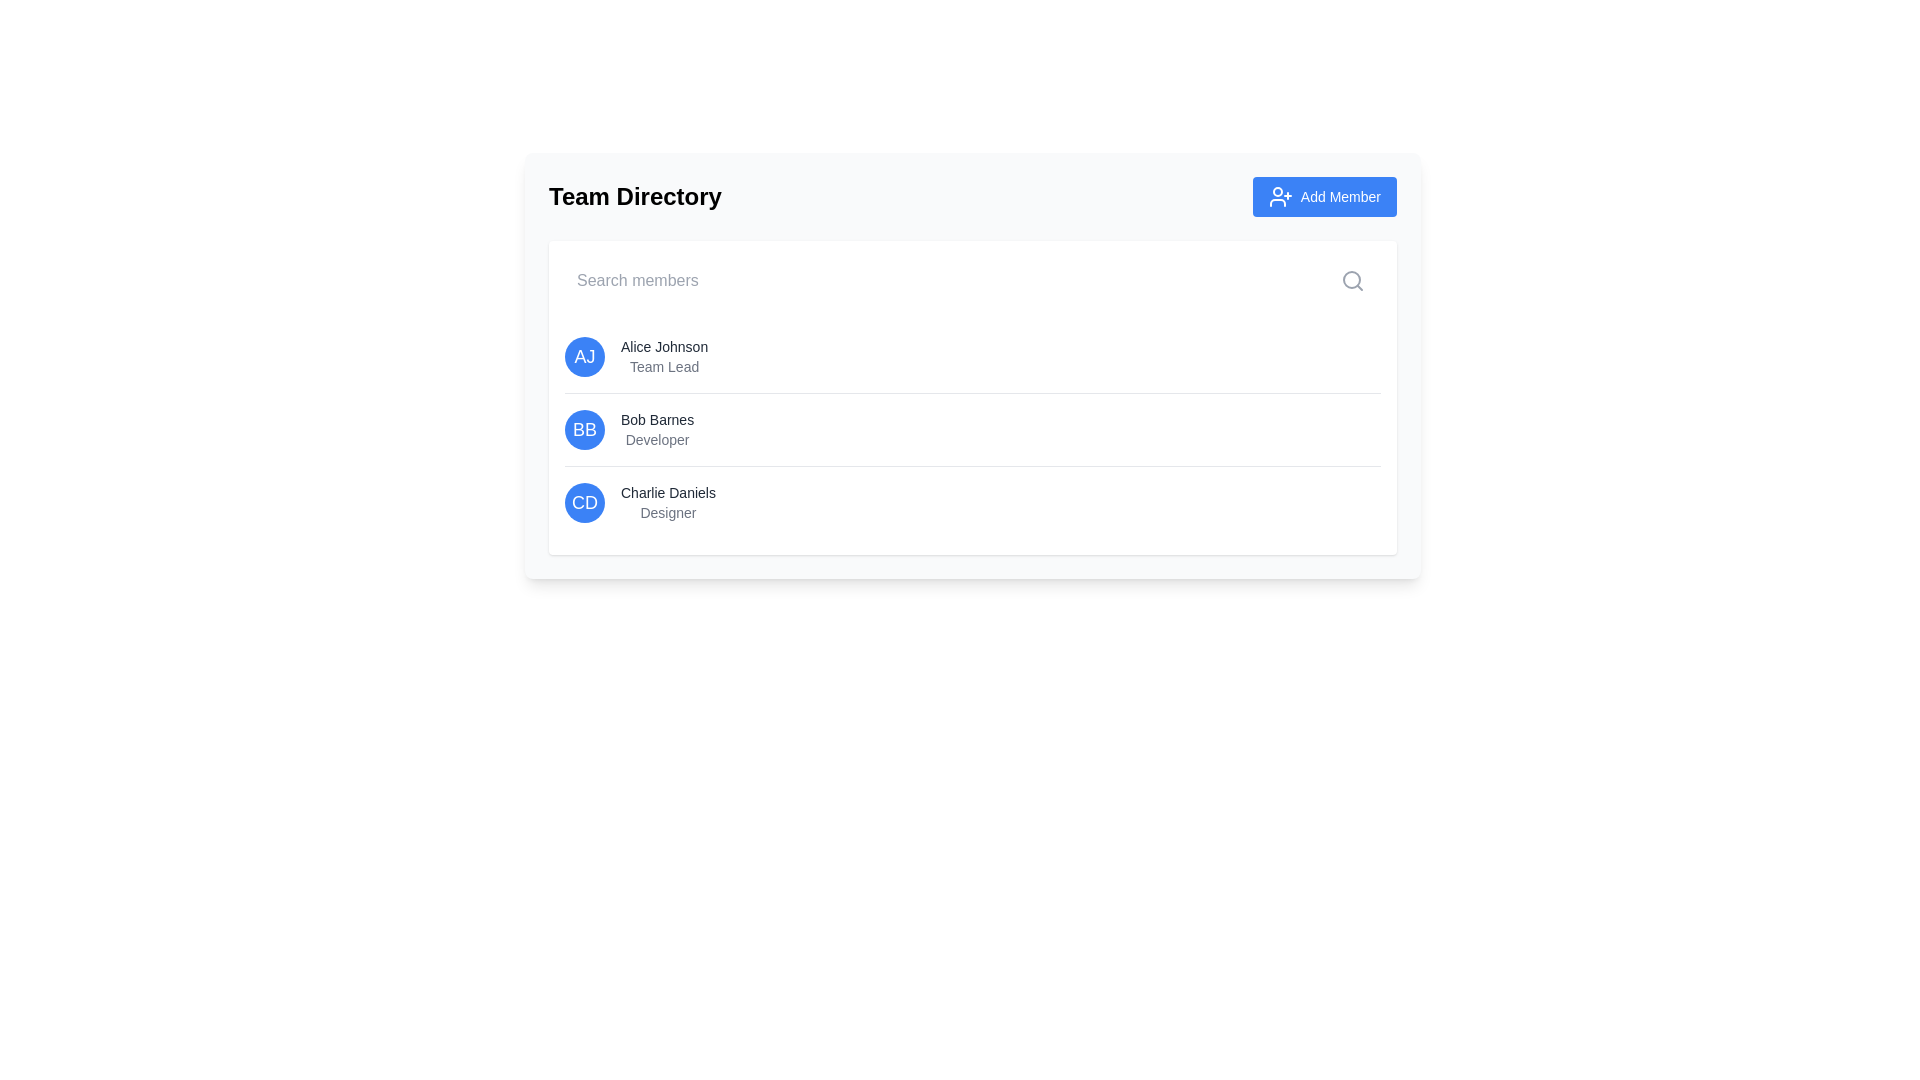 This screenshot has height=1080, width=1920. Describe the element at coordinates (1324, 196) in the screenshot. I see `the 'Add Member' button located in the upper-right corner of the 'Team Directory' section` at that location.